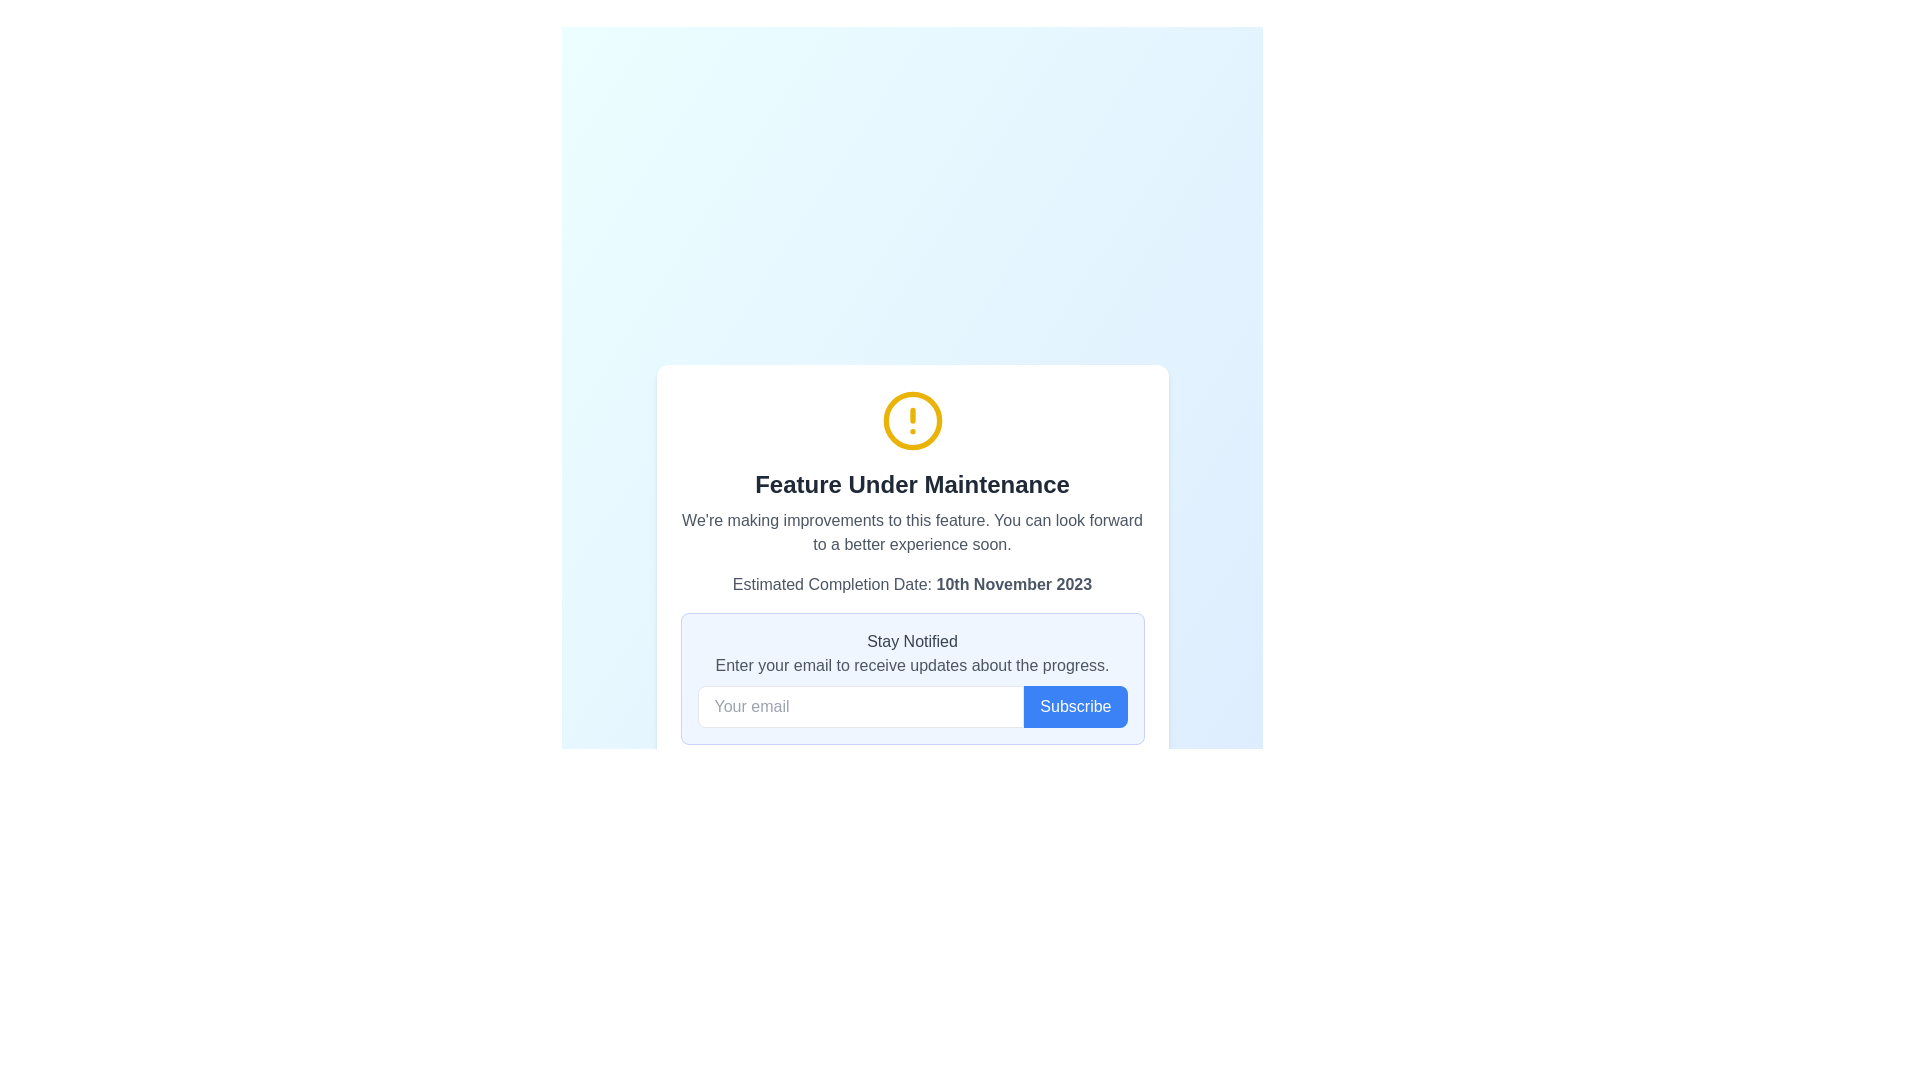 This screenshot has width=1920, height=1080. I want to click on the instructional text prompting users to enter their email address, located in the light-blue 'Stay Notified' panel, directly beneath the title and above the email input field, so click(911, 666).